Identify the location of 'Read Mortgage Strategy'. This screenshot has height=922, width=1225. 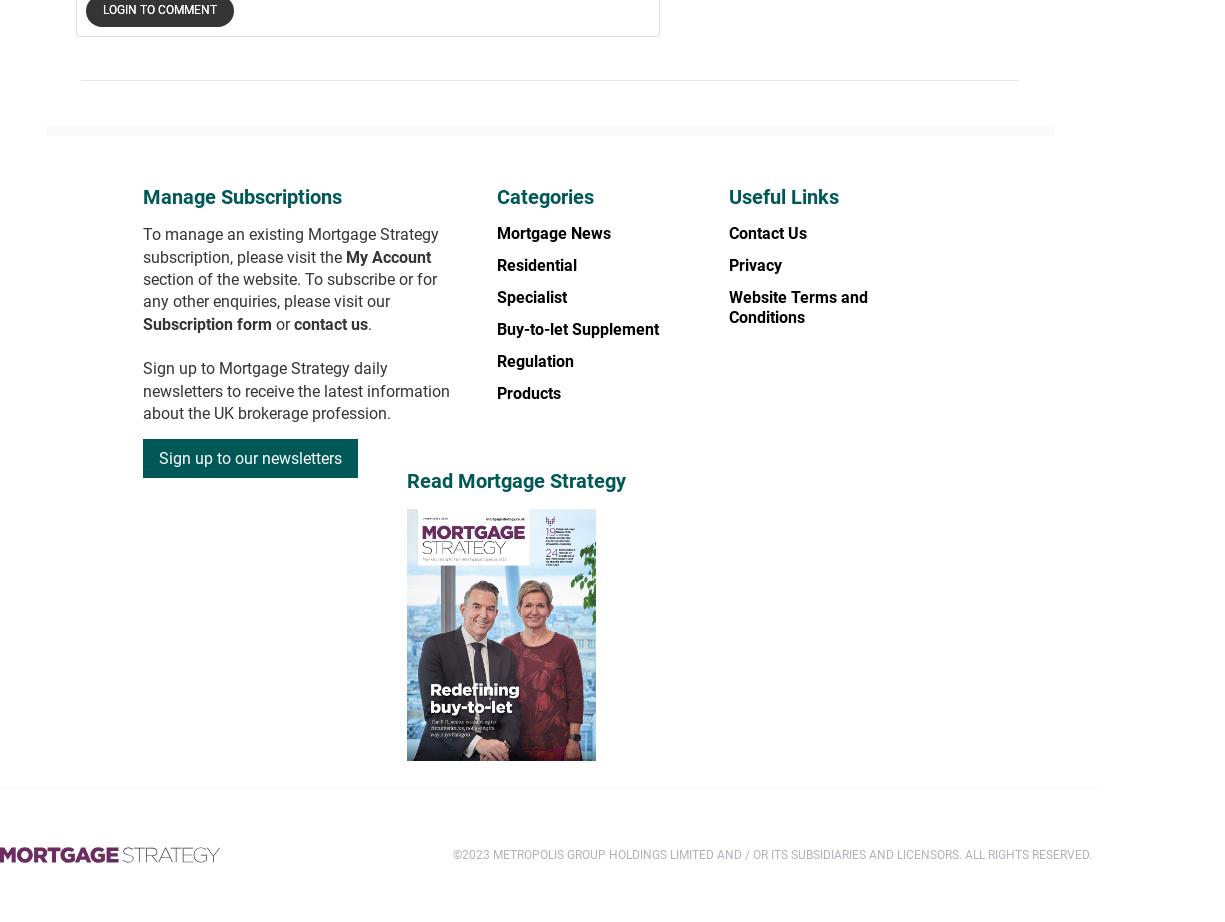
(406, 481).